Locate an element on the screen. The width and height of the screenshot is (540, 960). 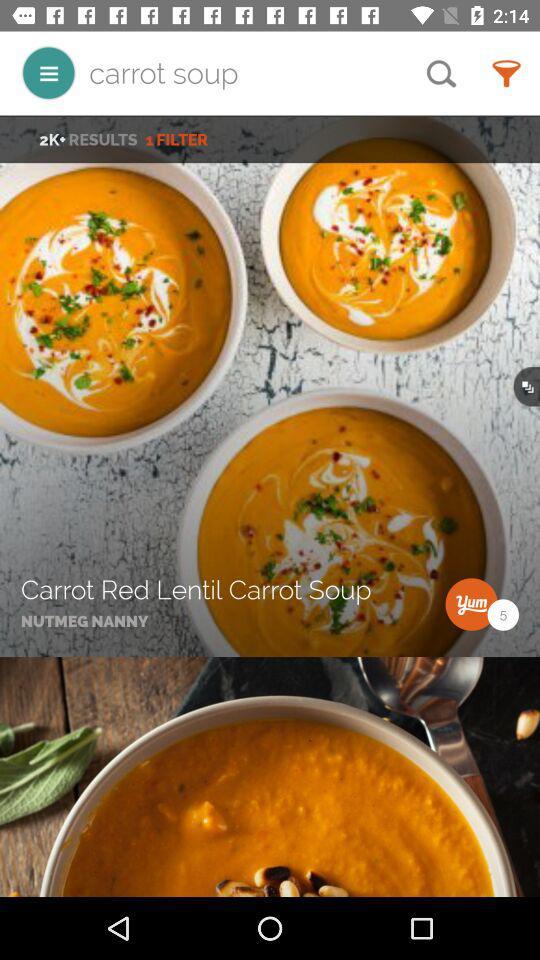
the item next to the carrot soup item is located at coordinates (441, 73).